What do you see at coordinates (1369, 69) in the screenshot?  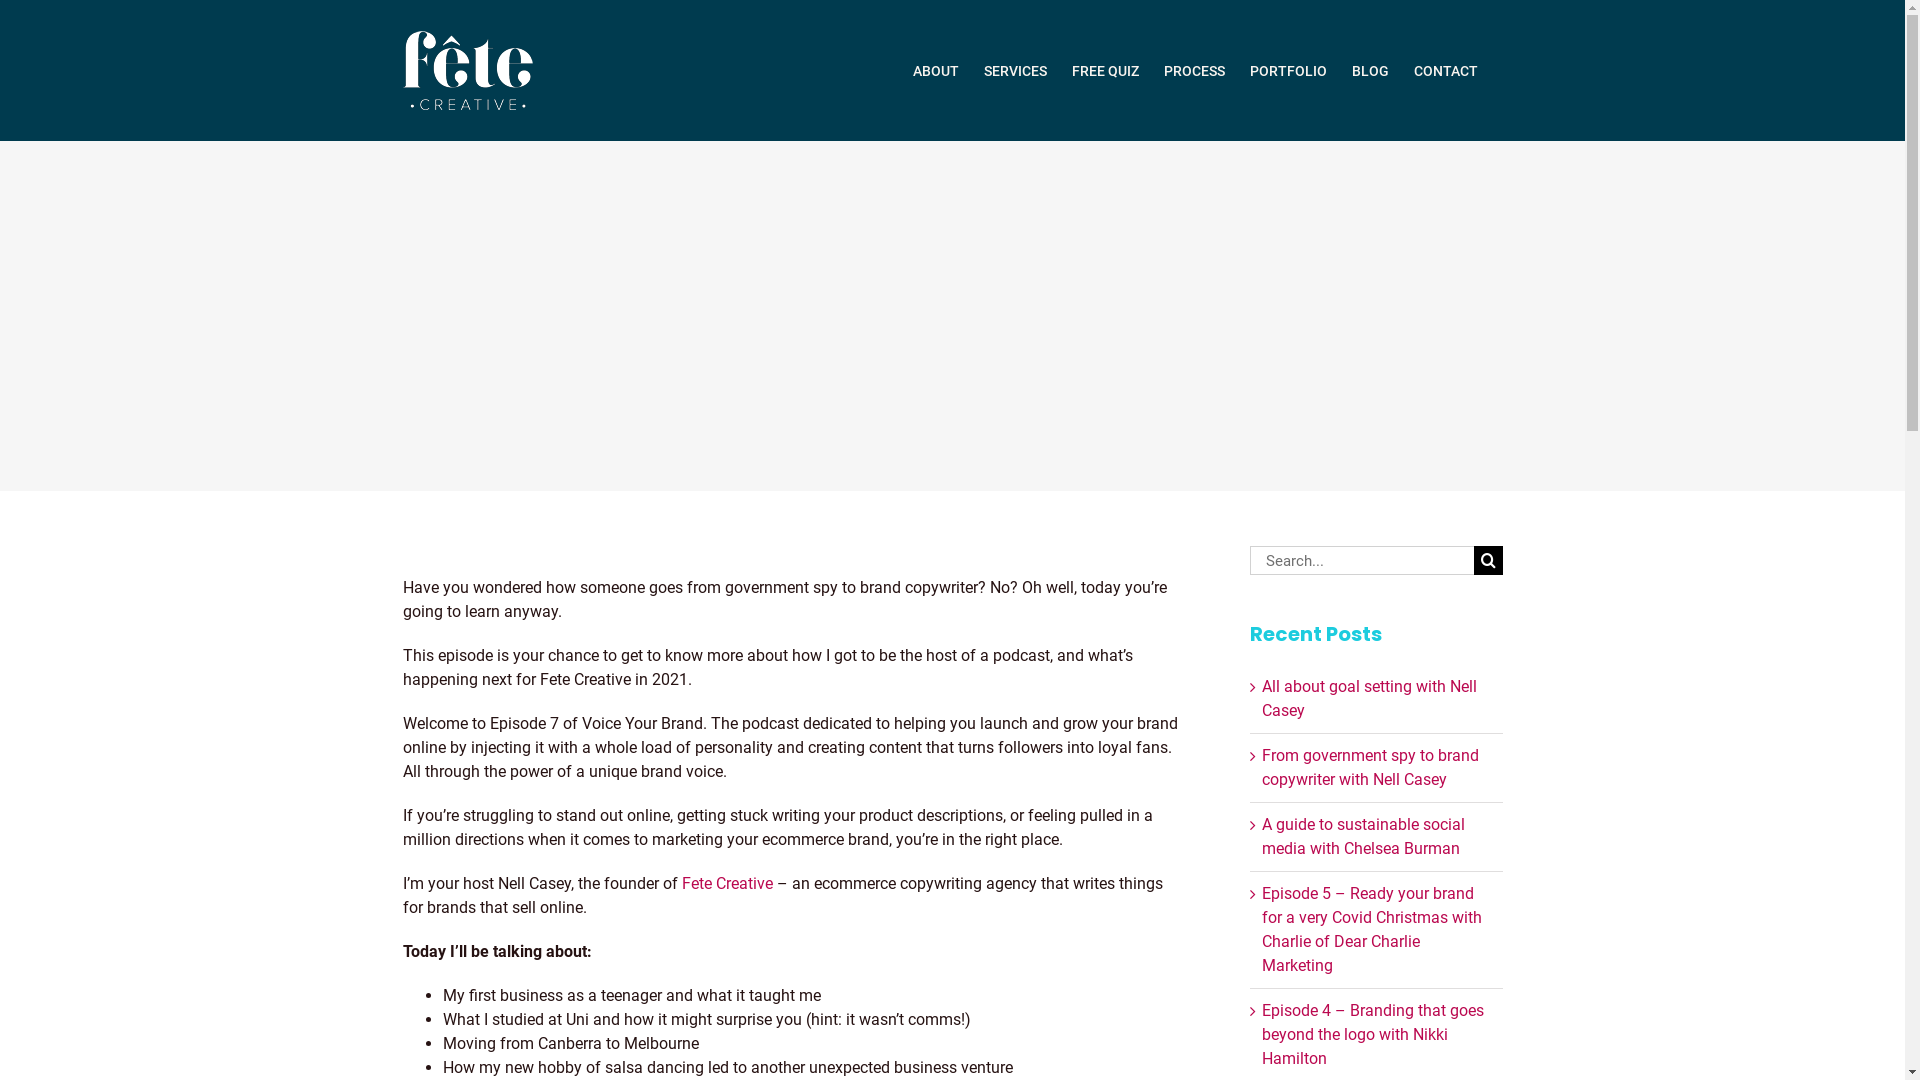 I see `'BLOG'` at bounding box center [1369, 69].